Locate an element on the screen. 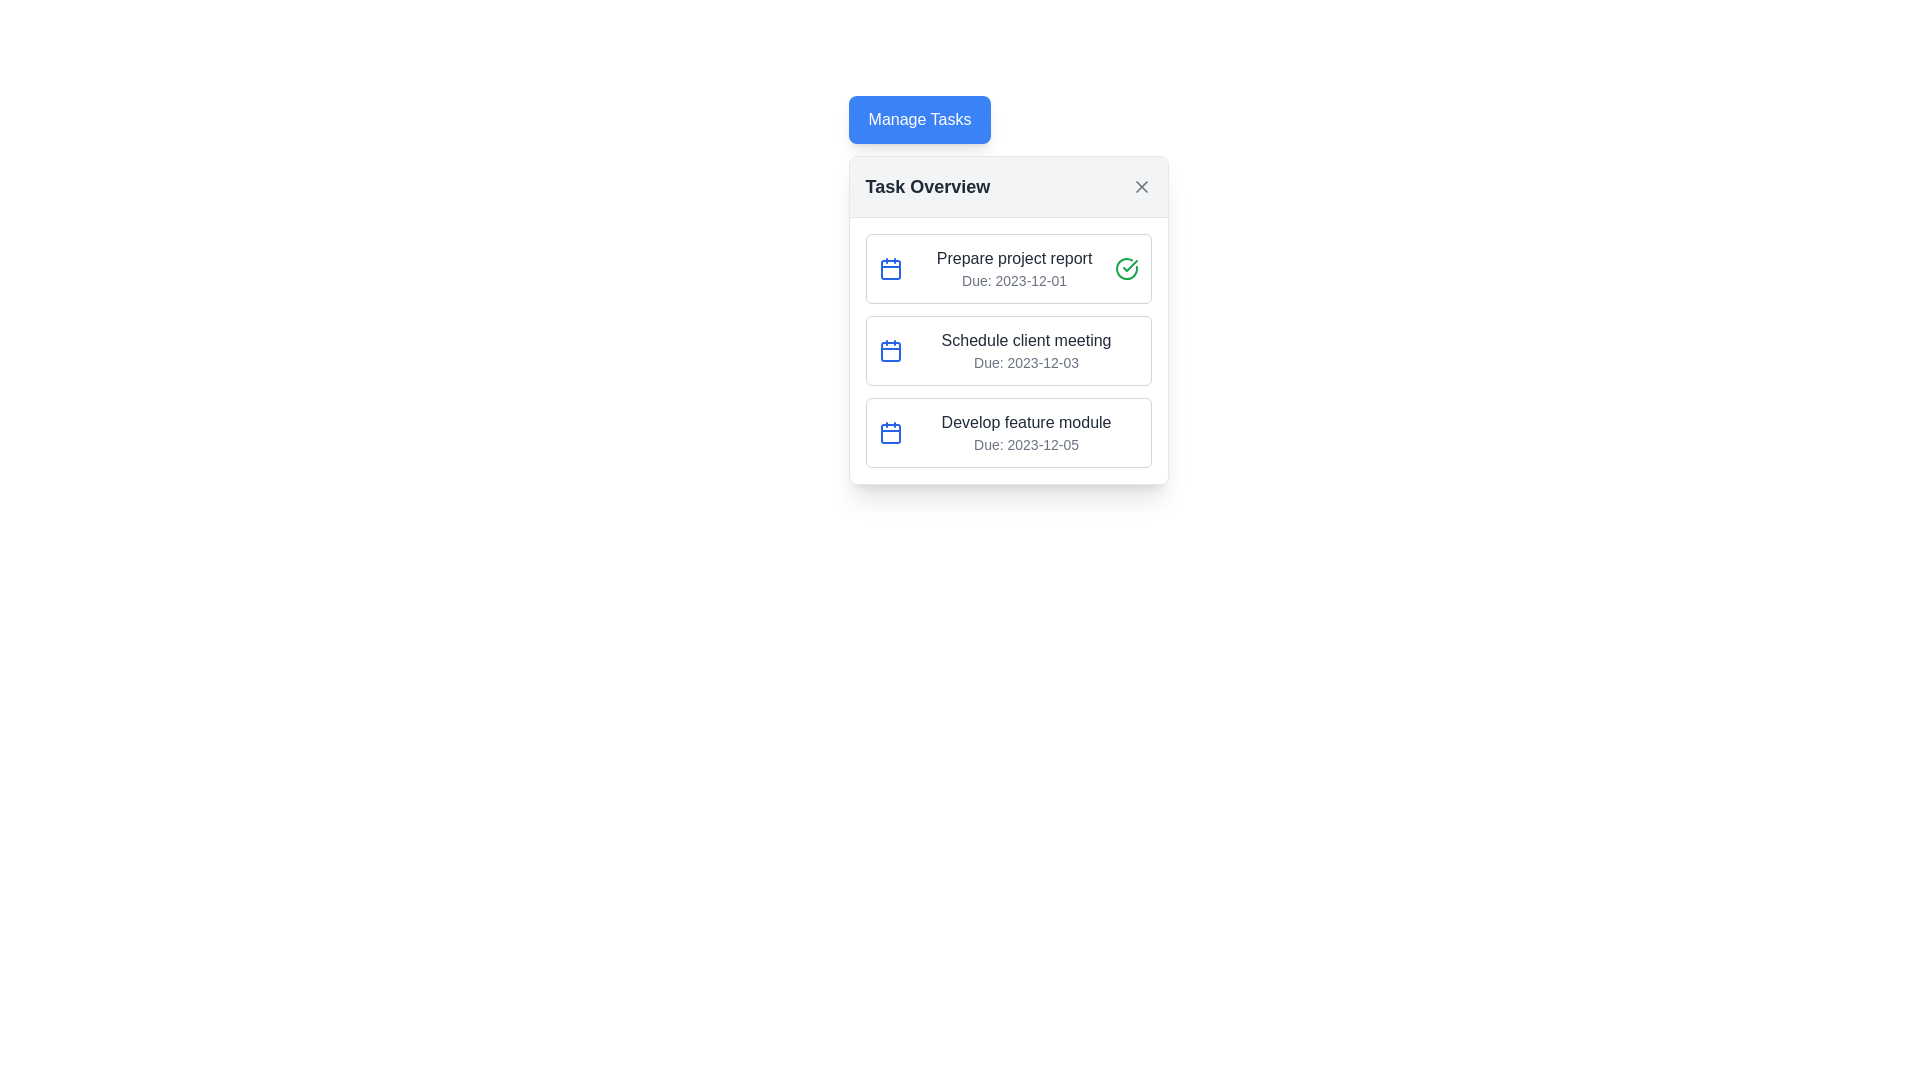  the blue rectangular section of the calendar icon located to the left of the task 'Schedule client meeting' is located at coordinates (889, 433).